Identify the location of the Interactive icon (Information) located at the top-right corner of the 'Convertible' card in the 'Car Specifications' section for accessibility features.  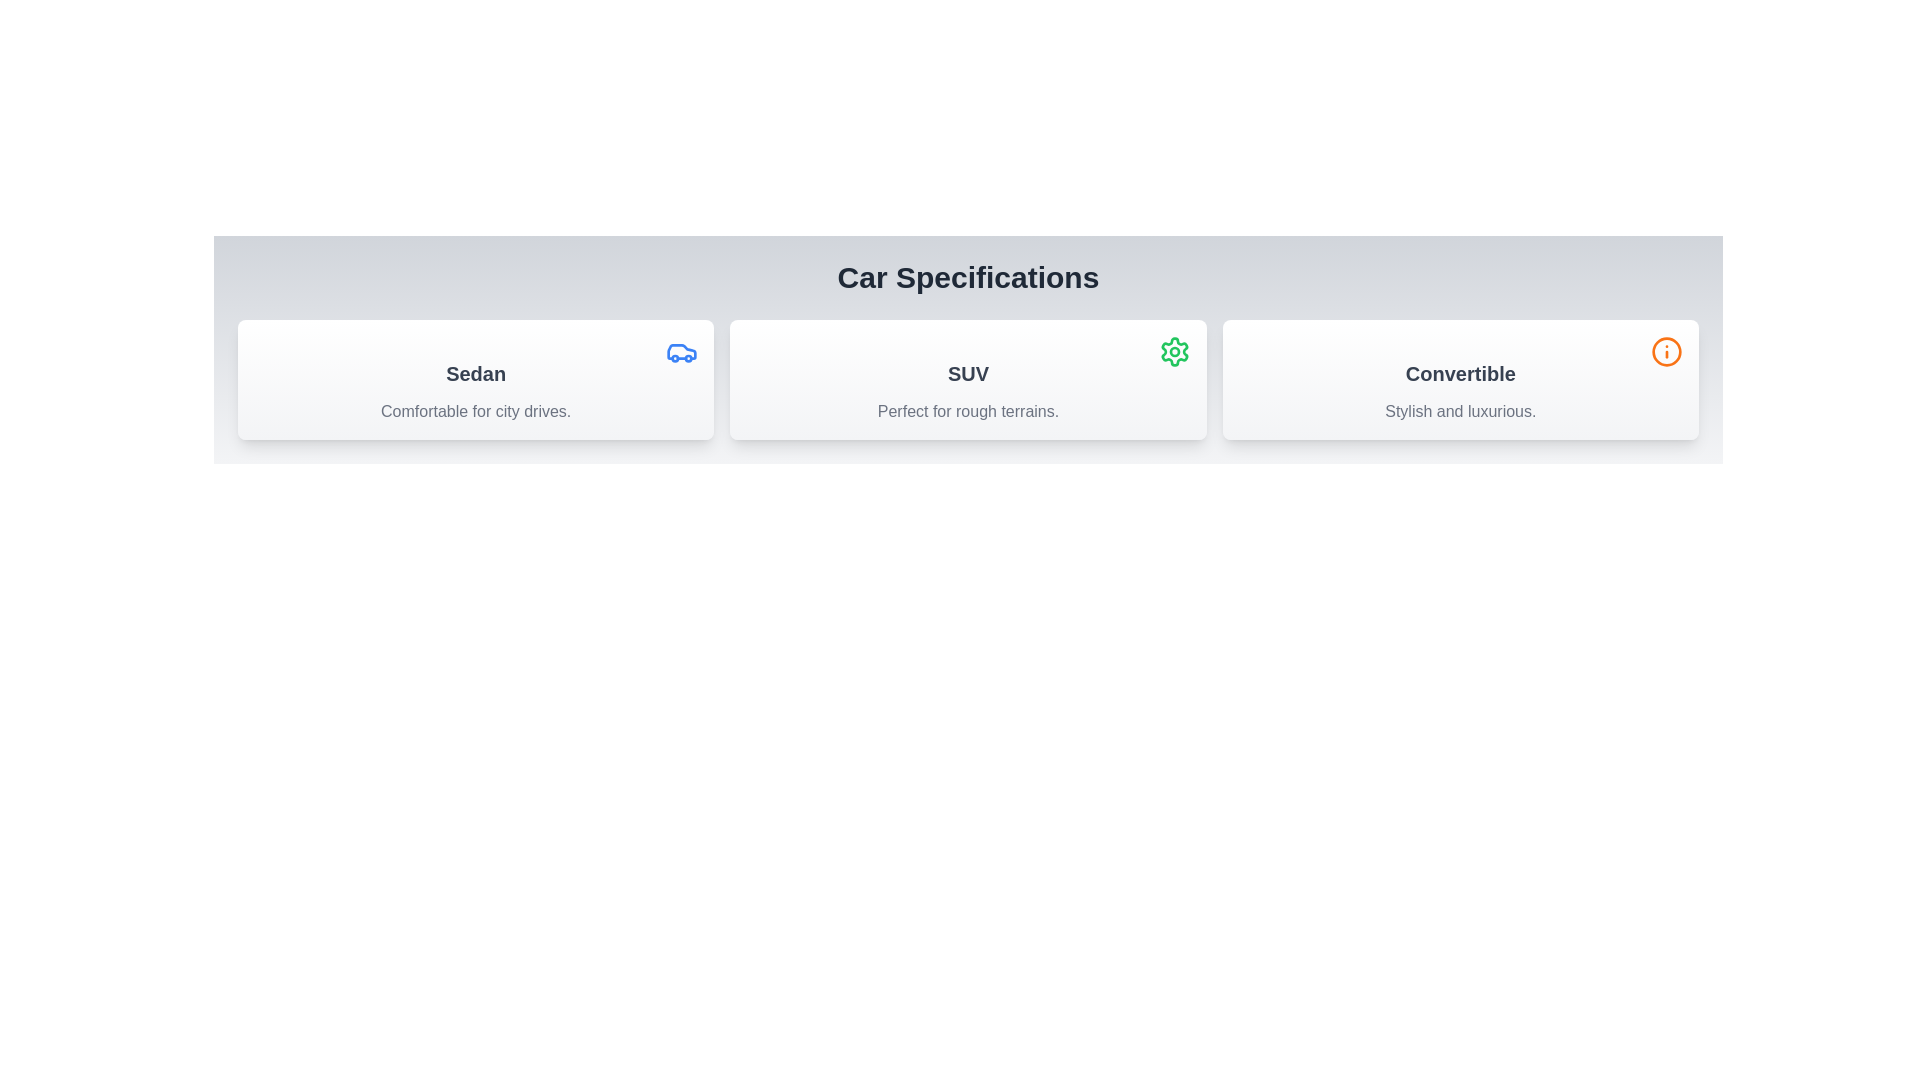
(1666, 350).